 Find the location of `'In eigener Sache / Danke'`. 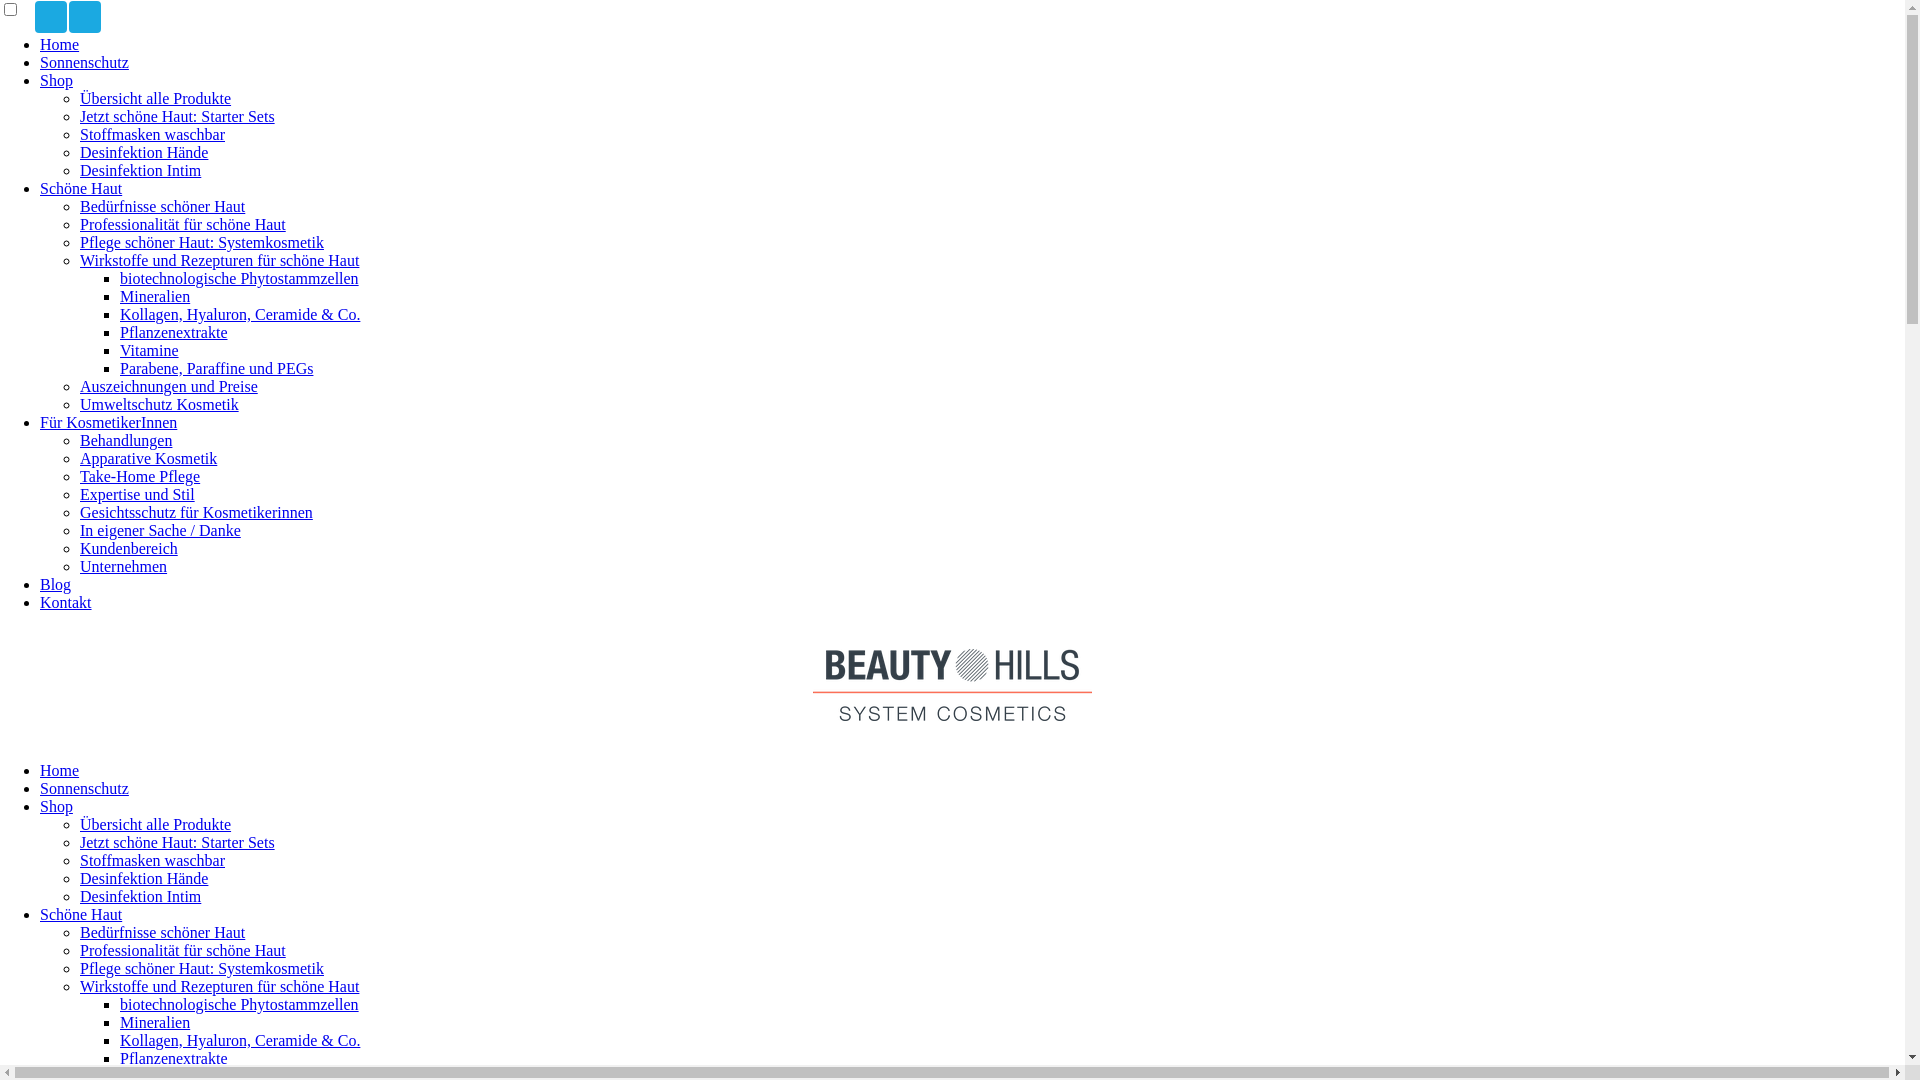

'In eigener Sache / Danke' is located at coordinates (160, 529).